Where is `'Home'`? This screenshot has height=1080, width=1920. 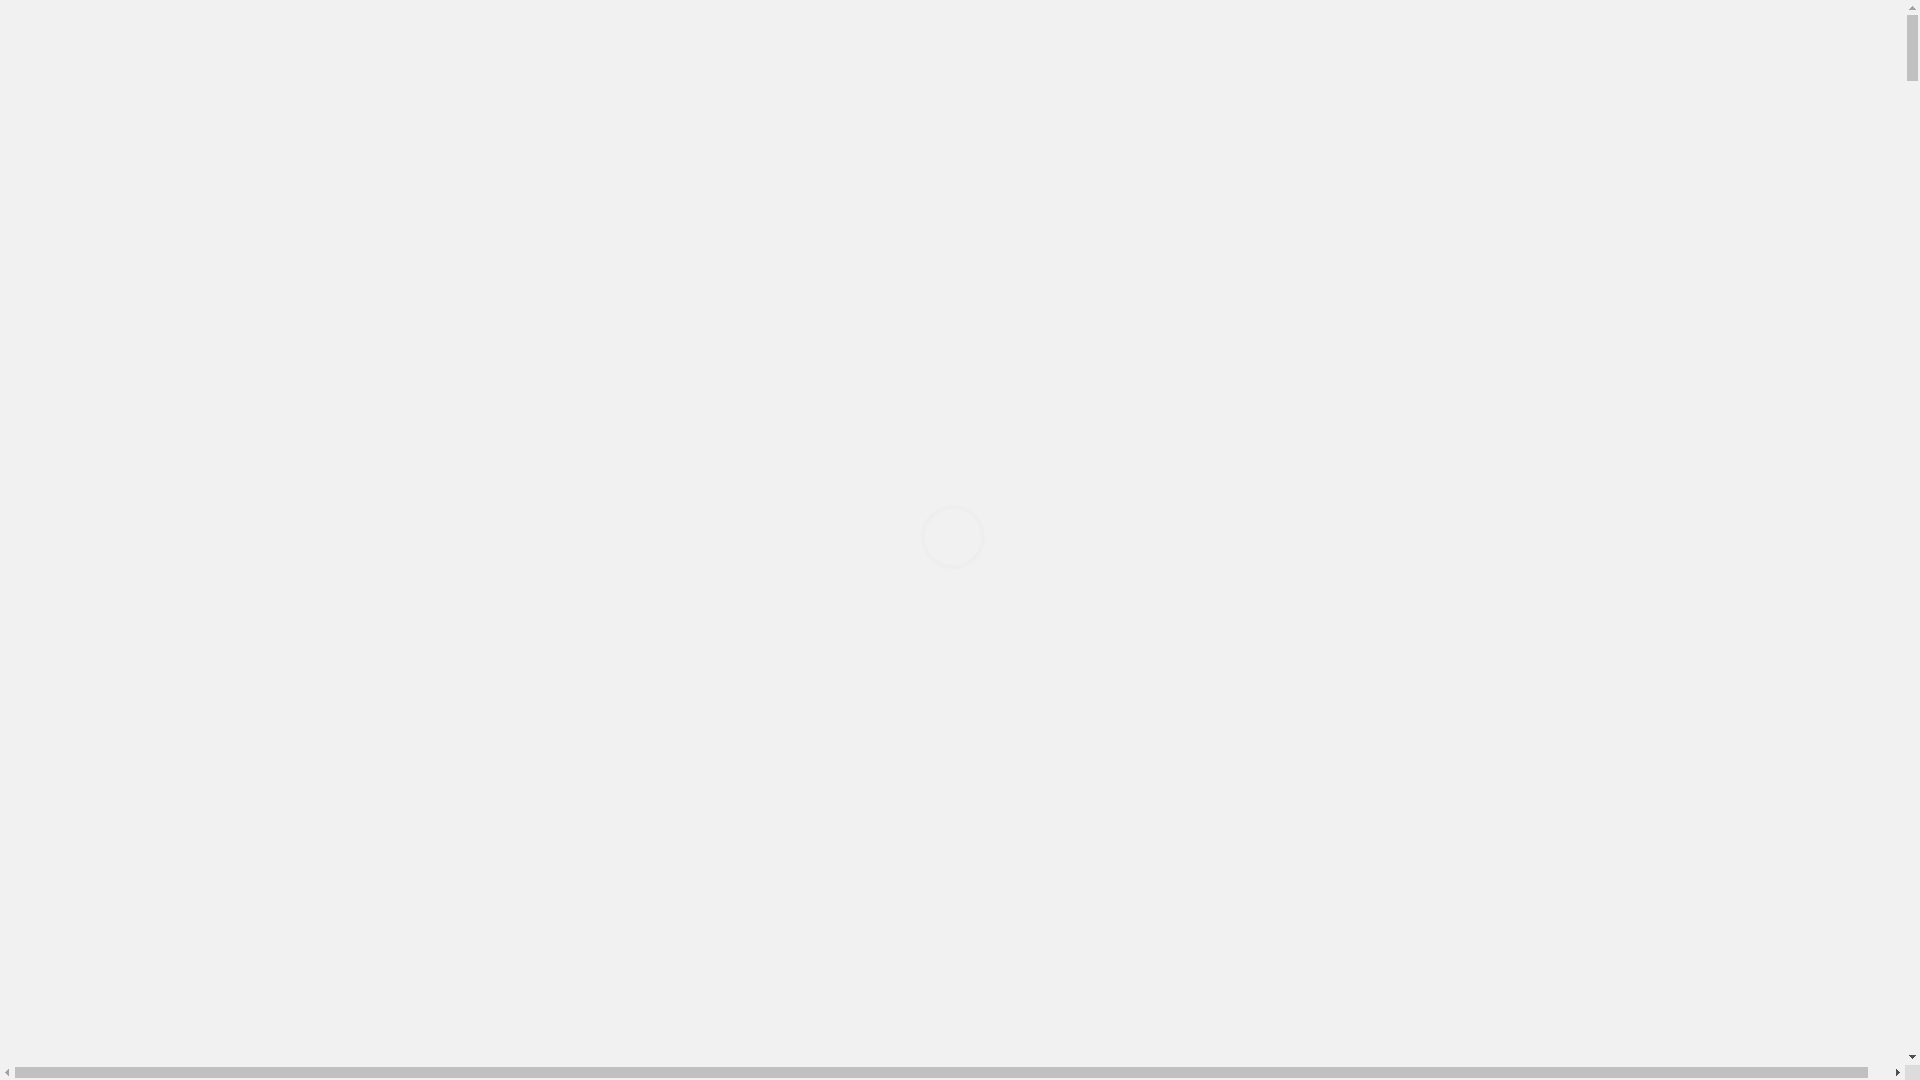
'Home' is located at coordinates (67, 156).